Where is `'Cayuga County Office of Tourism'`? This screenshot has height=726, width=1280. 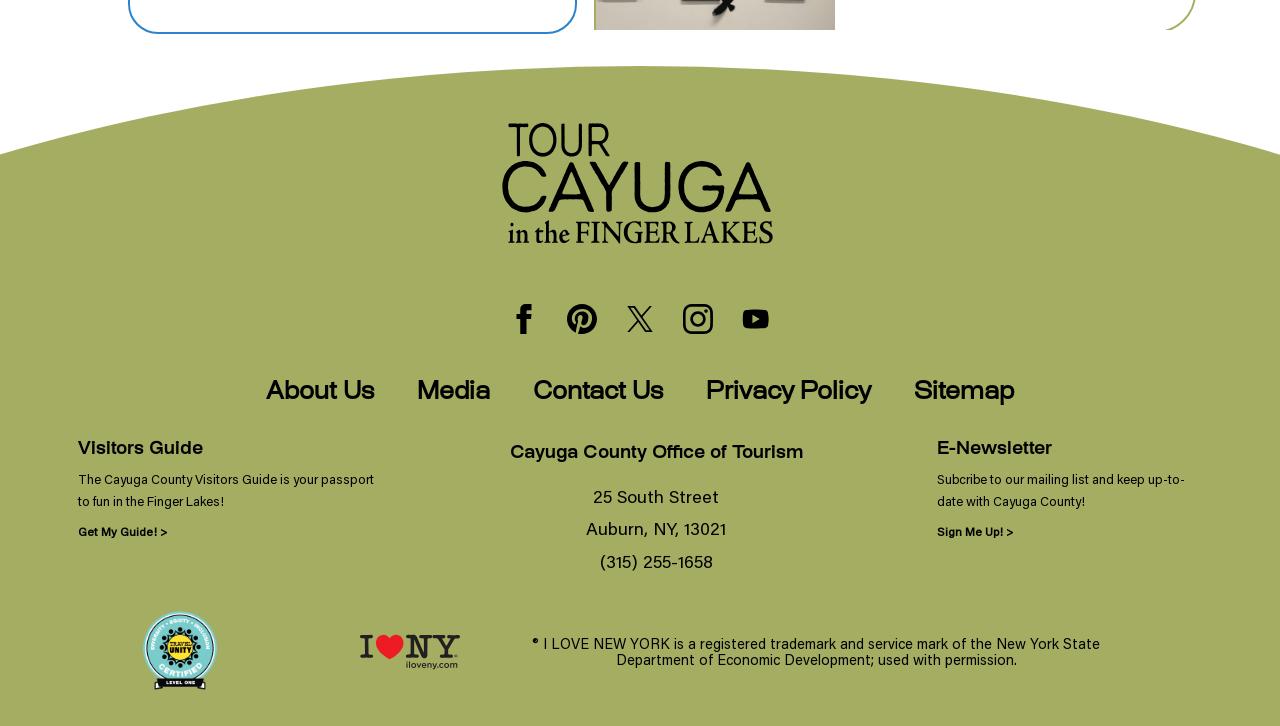
'Cayuga County Office of Tourism' is located at coordinates (655, 453).